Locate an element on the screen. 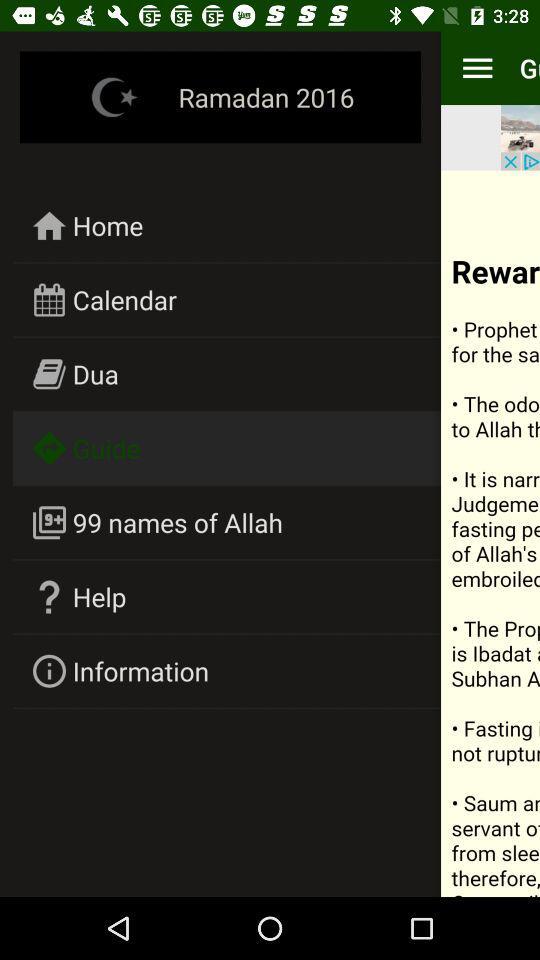 This screenshot has width=540, height=960. icon below help icon is located at coordinates (139, 671).